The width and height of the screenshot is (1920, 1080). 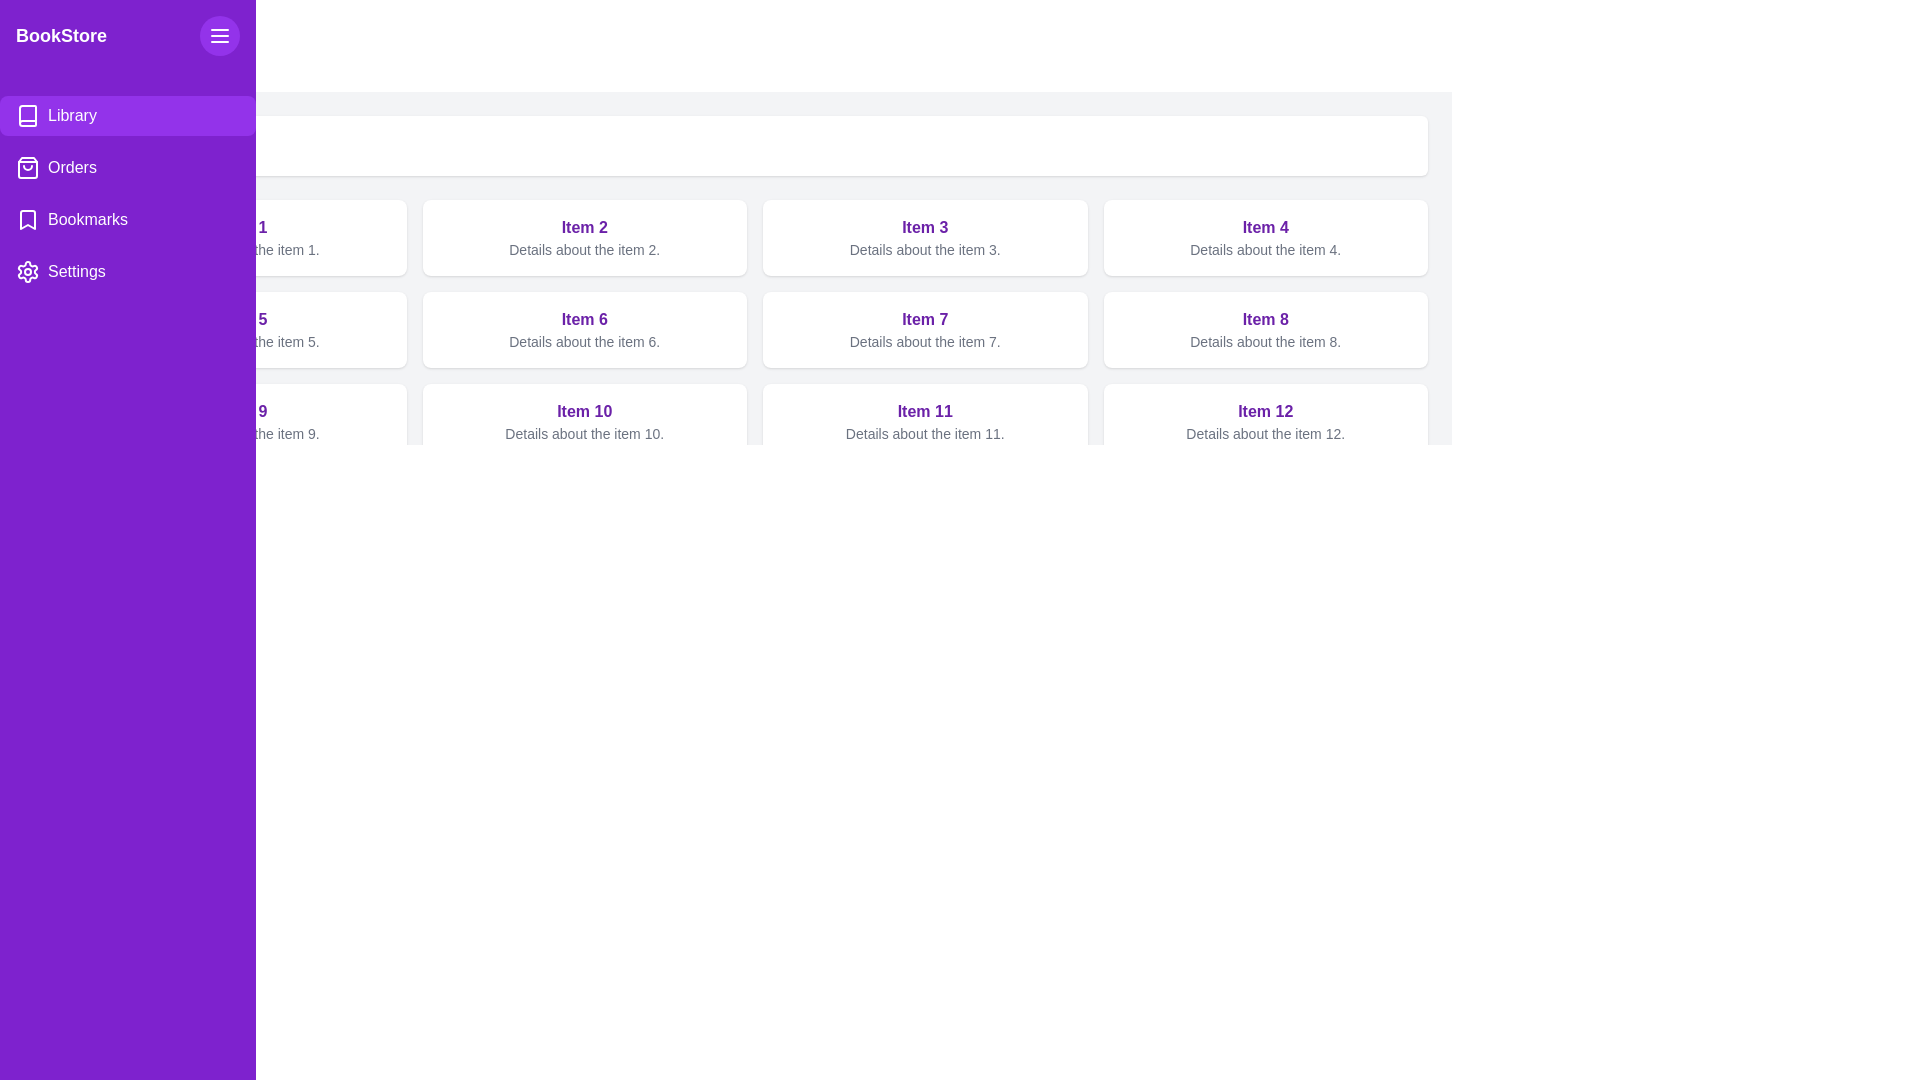 What do you see at coordinates (924, 319) in the screenshot?
I see `the text label displaying 'Item 7' in bold purple font, located centrally in the second row of card-like containers` at bounding box center [924, 319].